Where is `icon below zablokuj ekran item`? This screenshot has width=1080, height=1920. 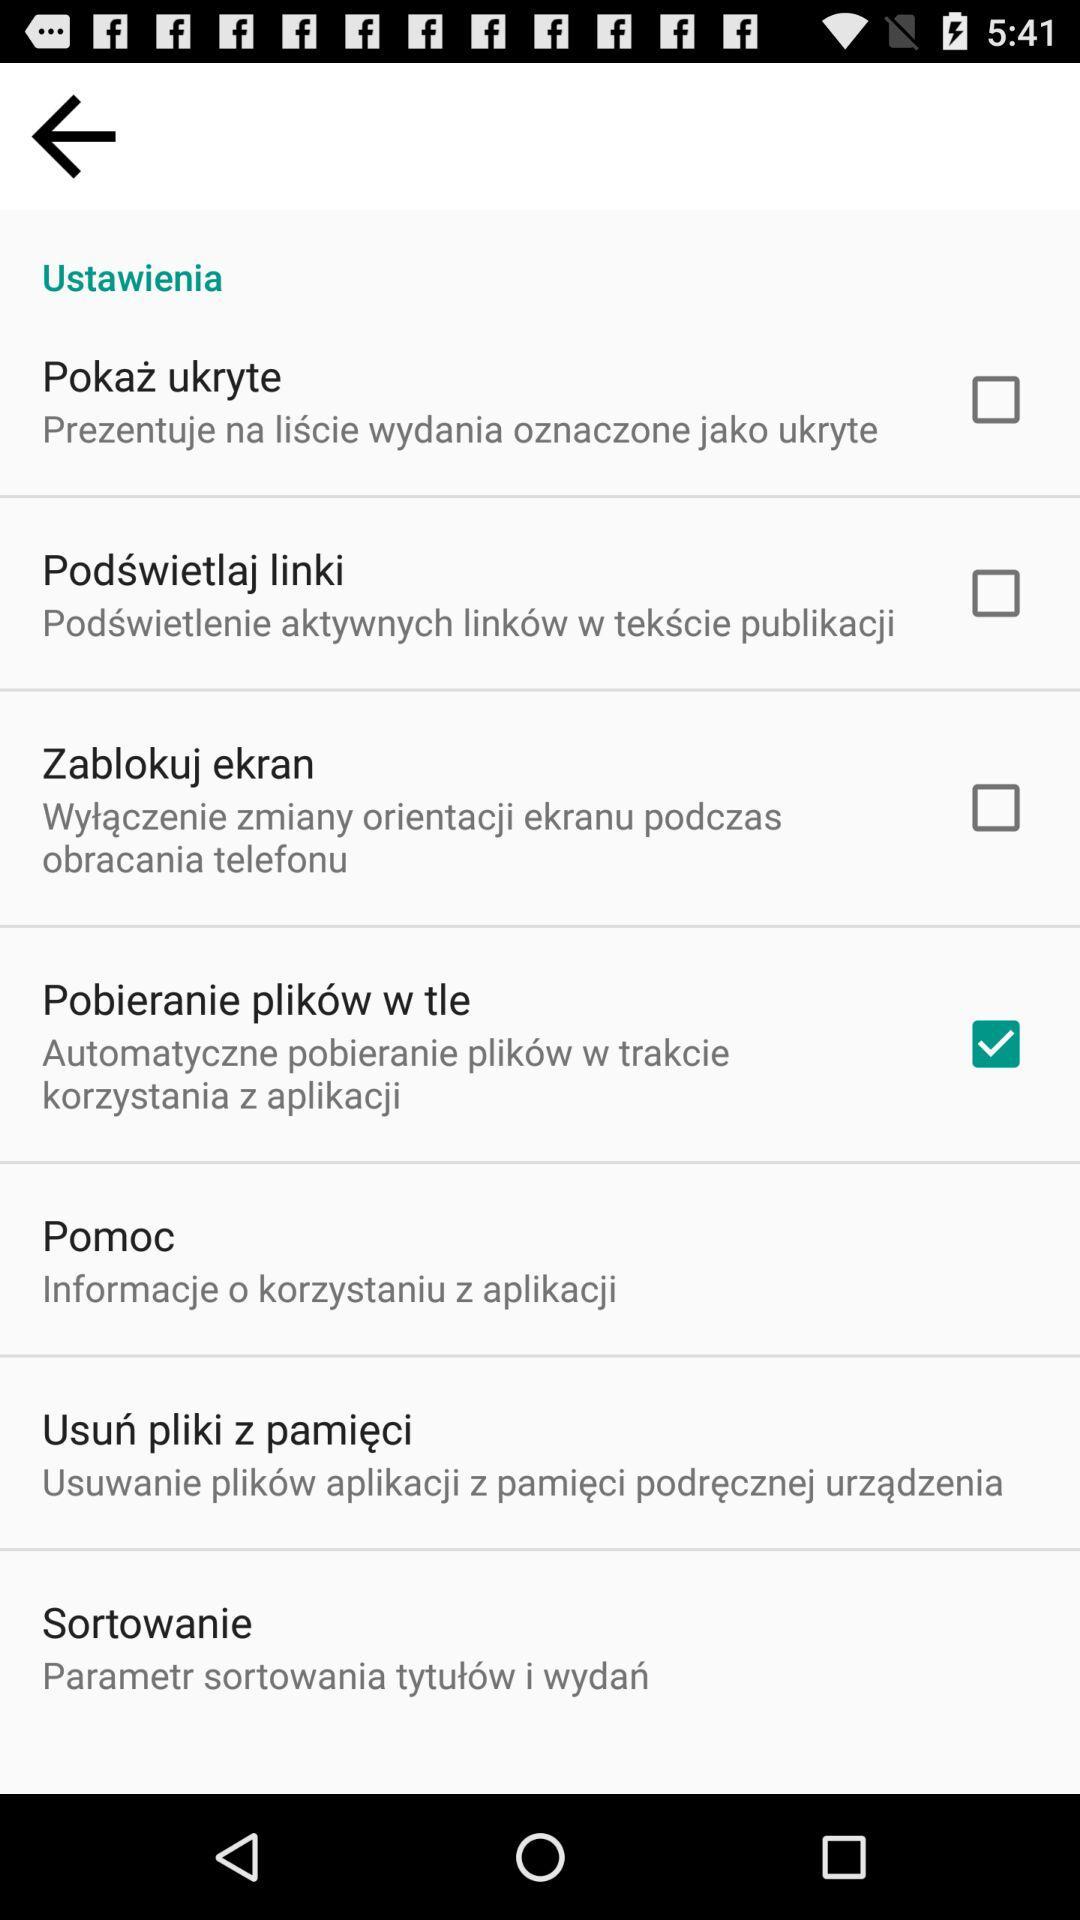 icon below zablokuj ekran item is located at coordinates (477, 836).